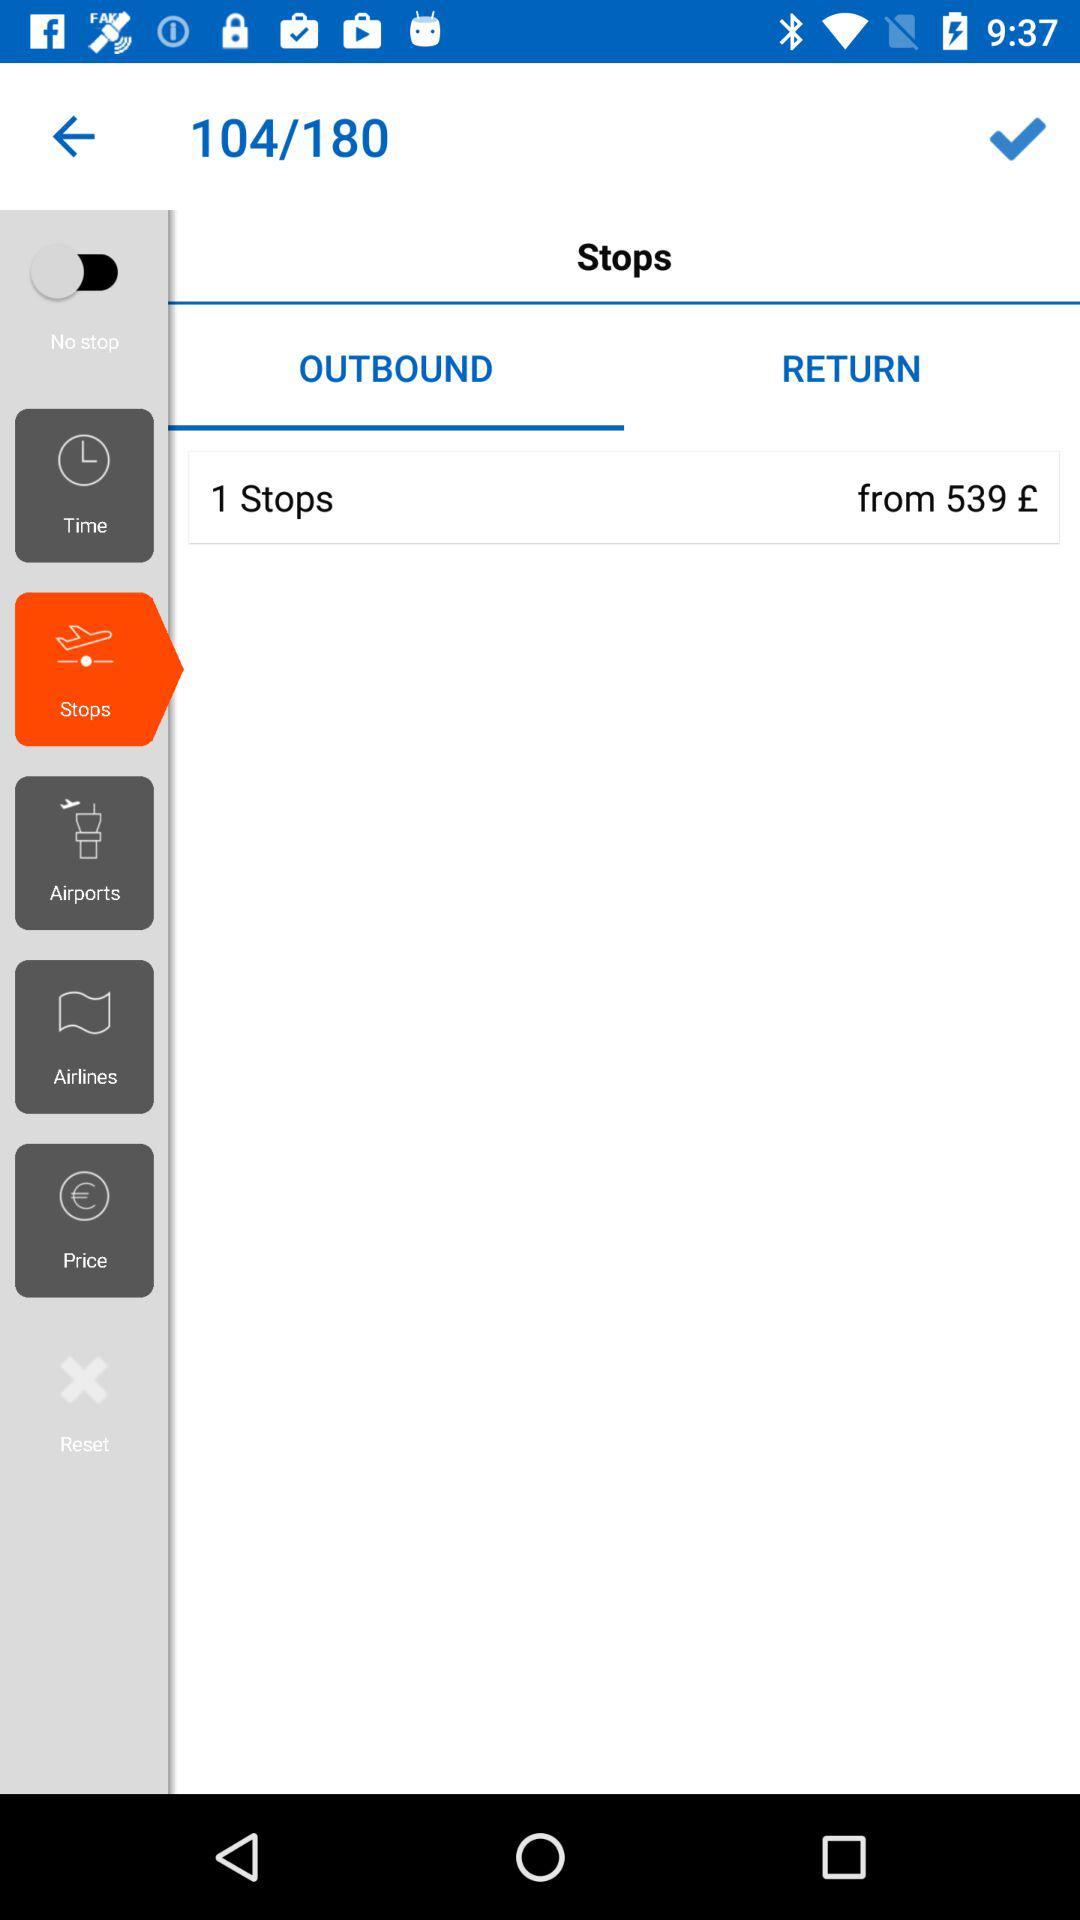  Describe the element at coordinates (83, 270) in the screenshot. I see `on/off` at that location.